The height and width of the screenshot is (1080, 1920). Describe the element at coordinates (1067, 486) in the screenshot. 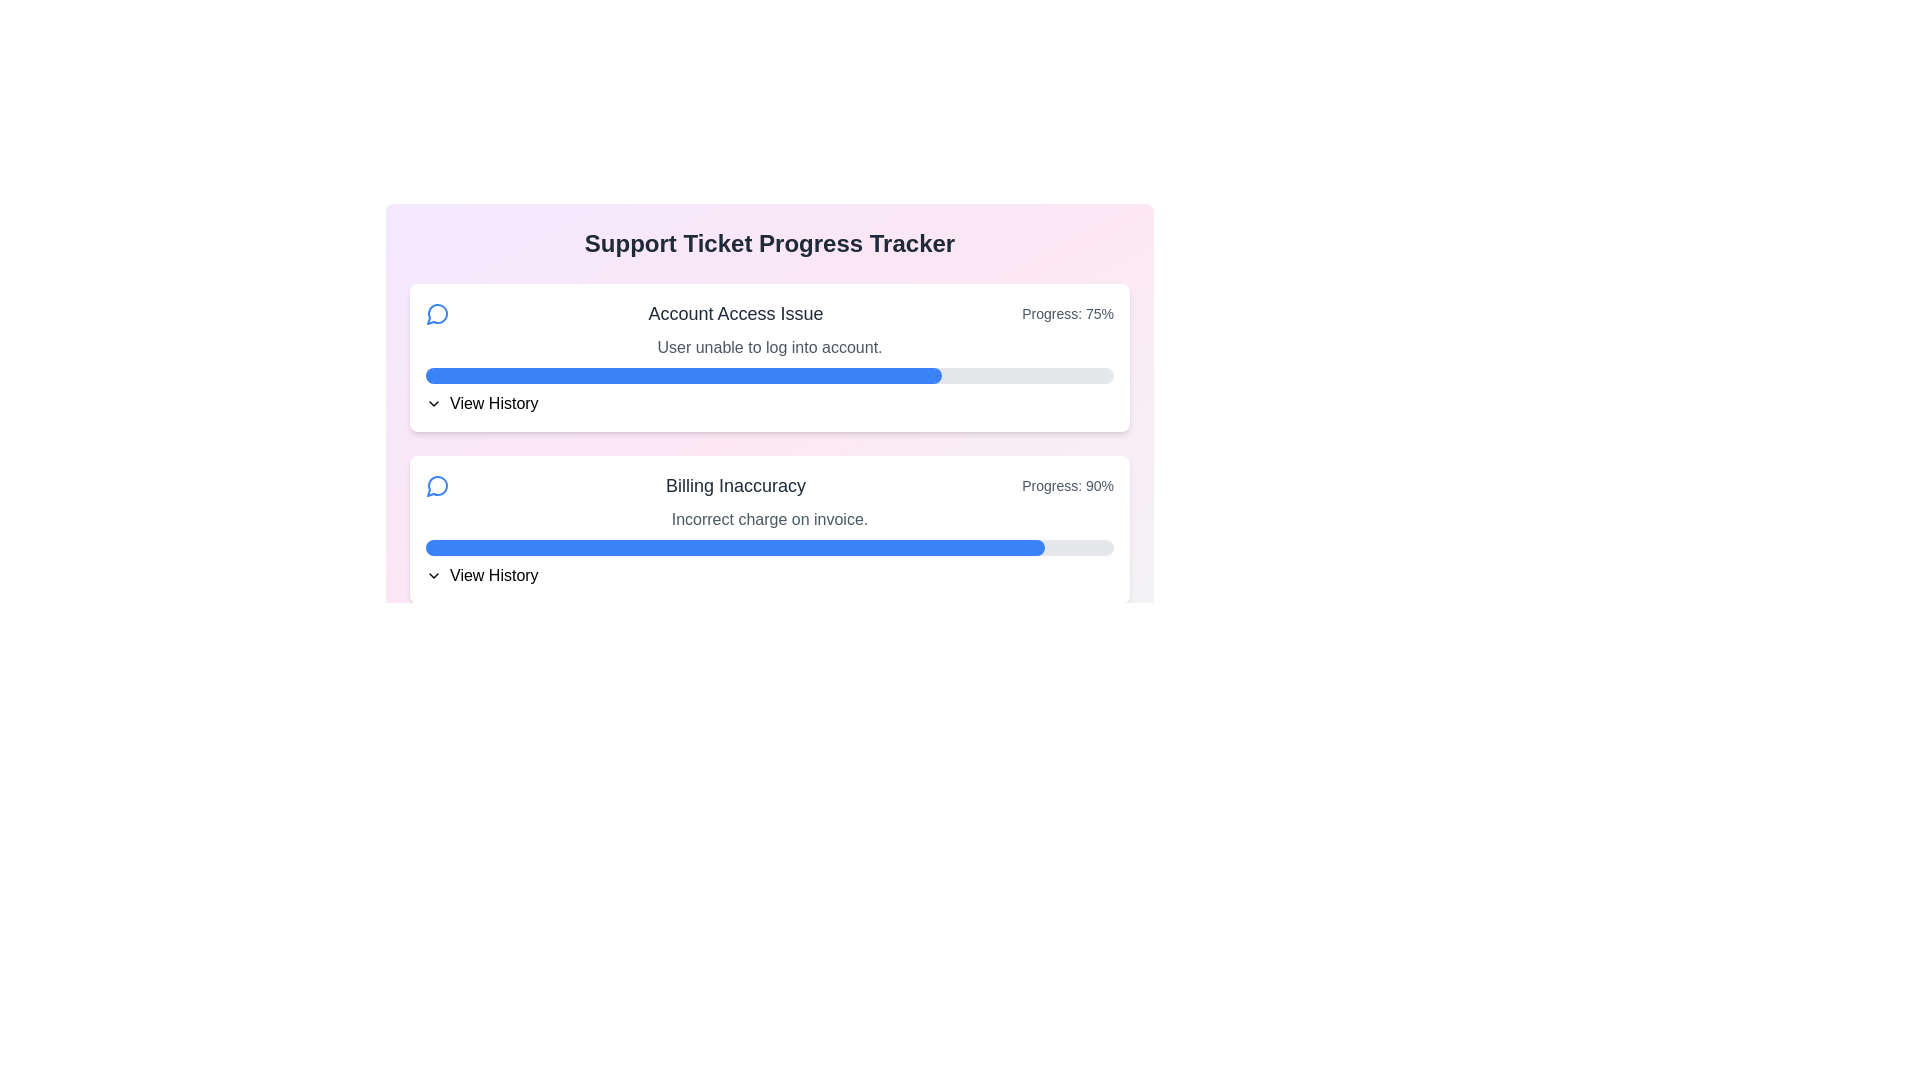

I see `the static text element displaying 'Progress: 90%' which is located on the far right side next to 'Billing Inaccuracy'` at that location.